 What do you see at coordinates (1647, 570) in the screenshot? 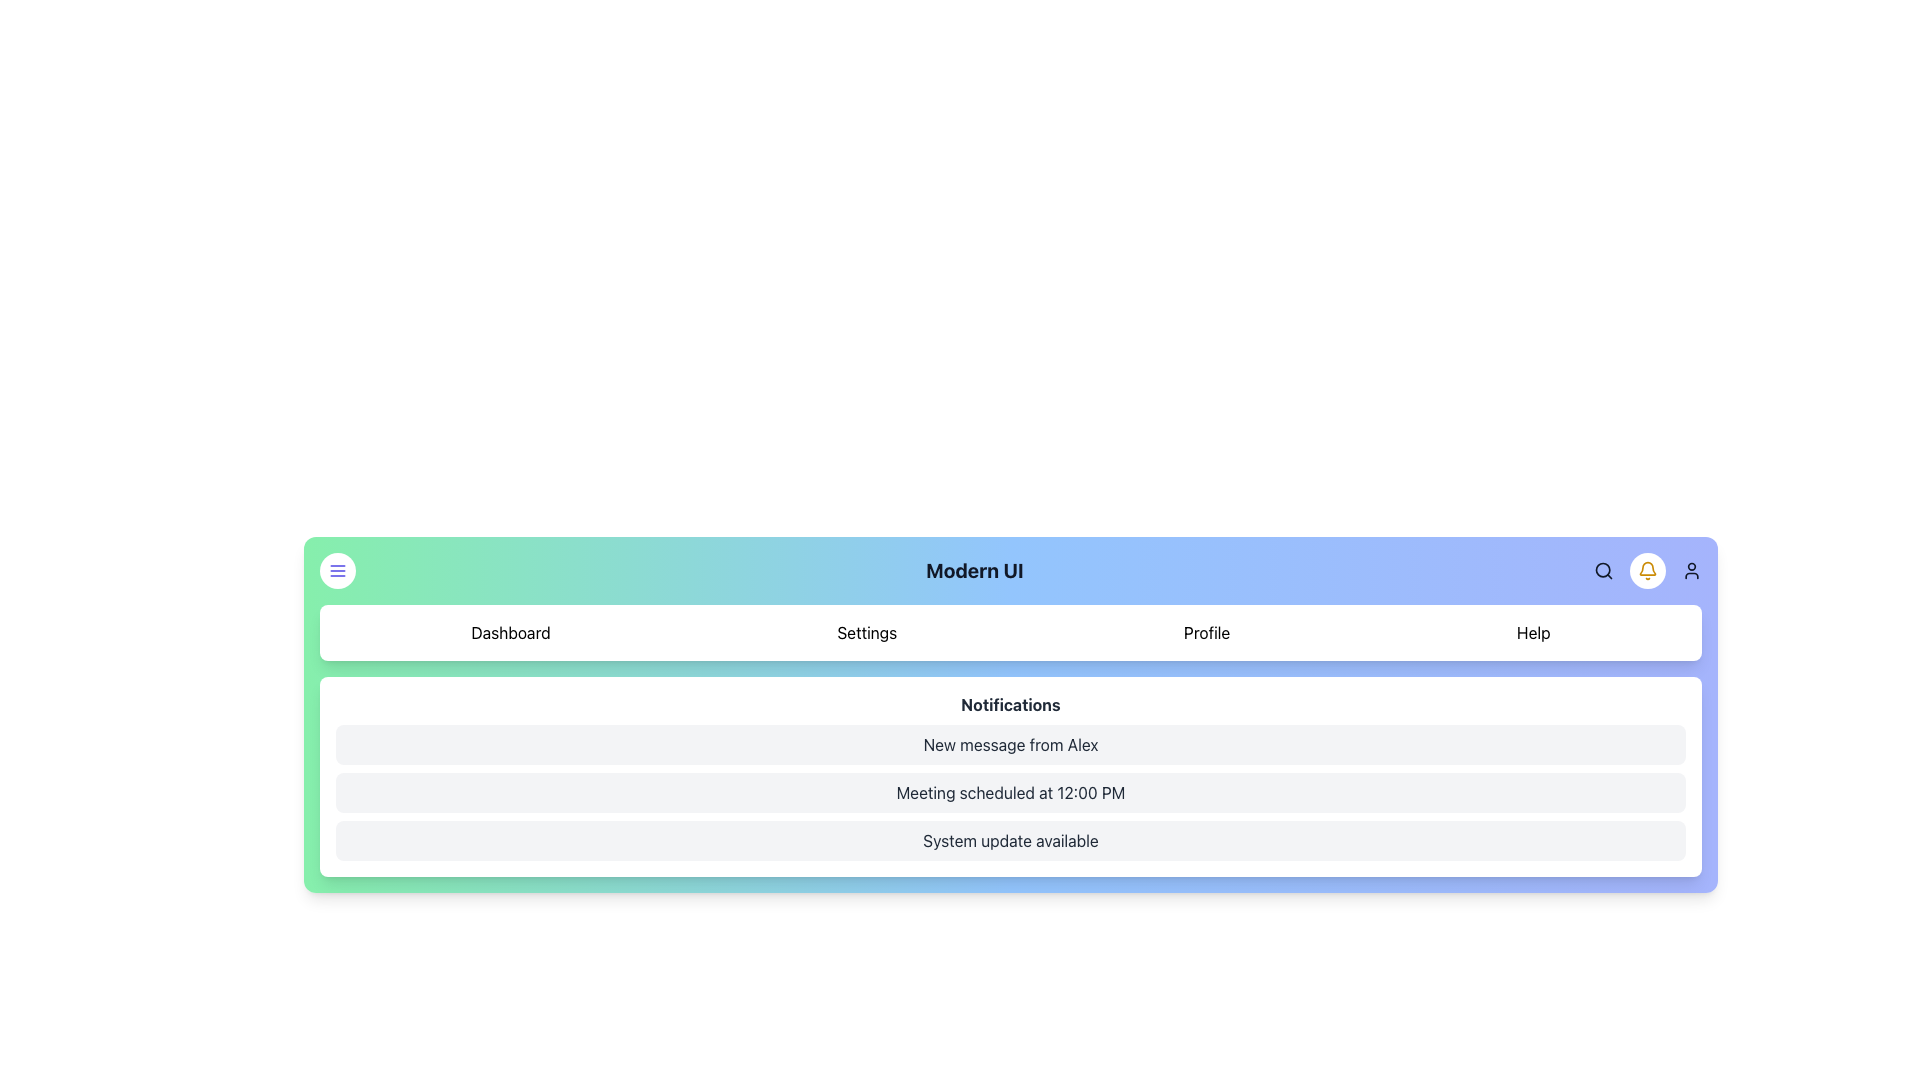
I see `the circular button with a white background and a yellow bell icon, located in the top-right corner of the application interface, to change its background color to gray` at bounding box center [1647, 570].